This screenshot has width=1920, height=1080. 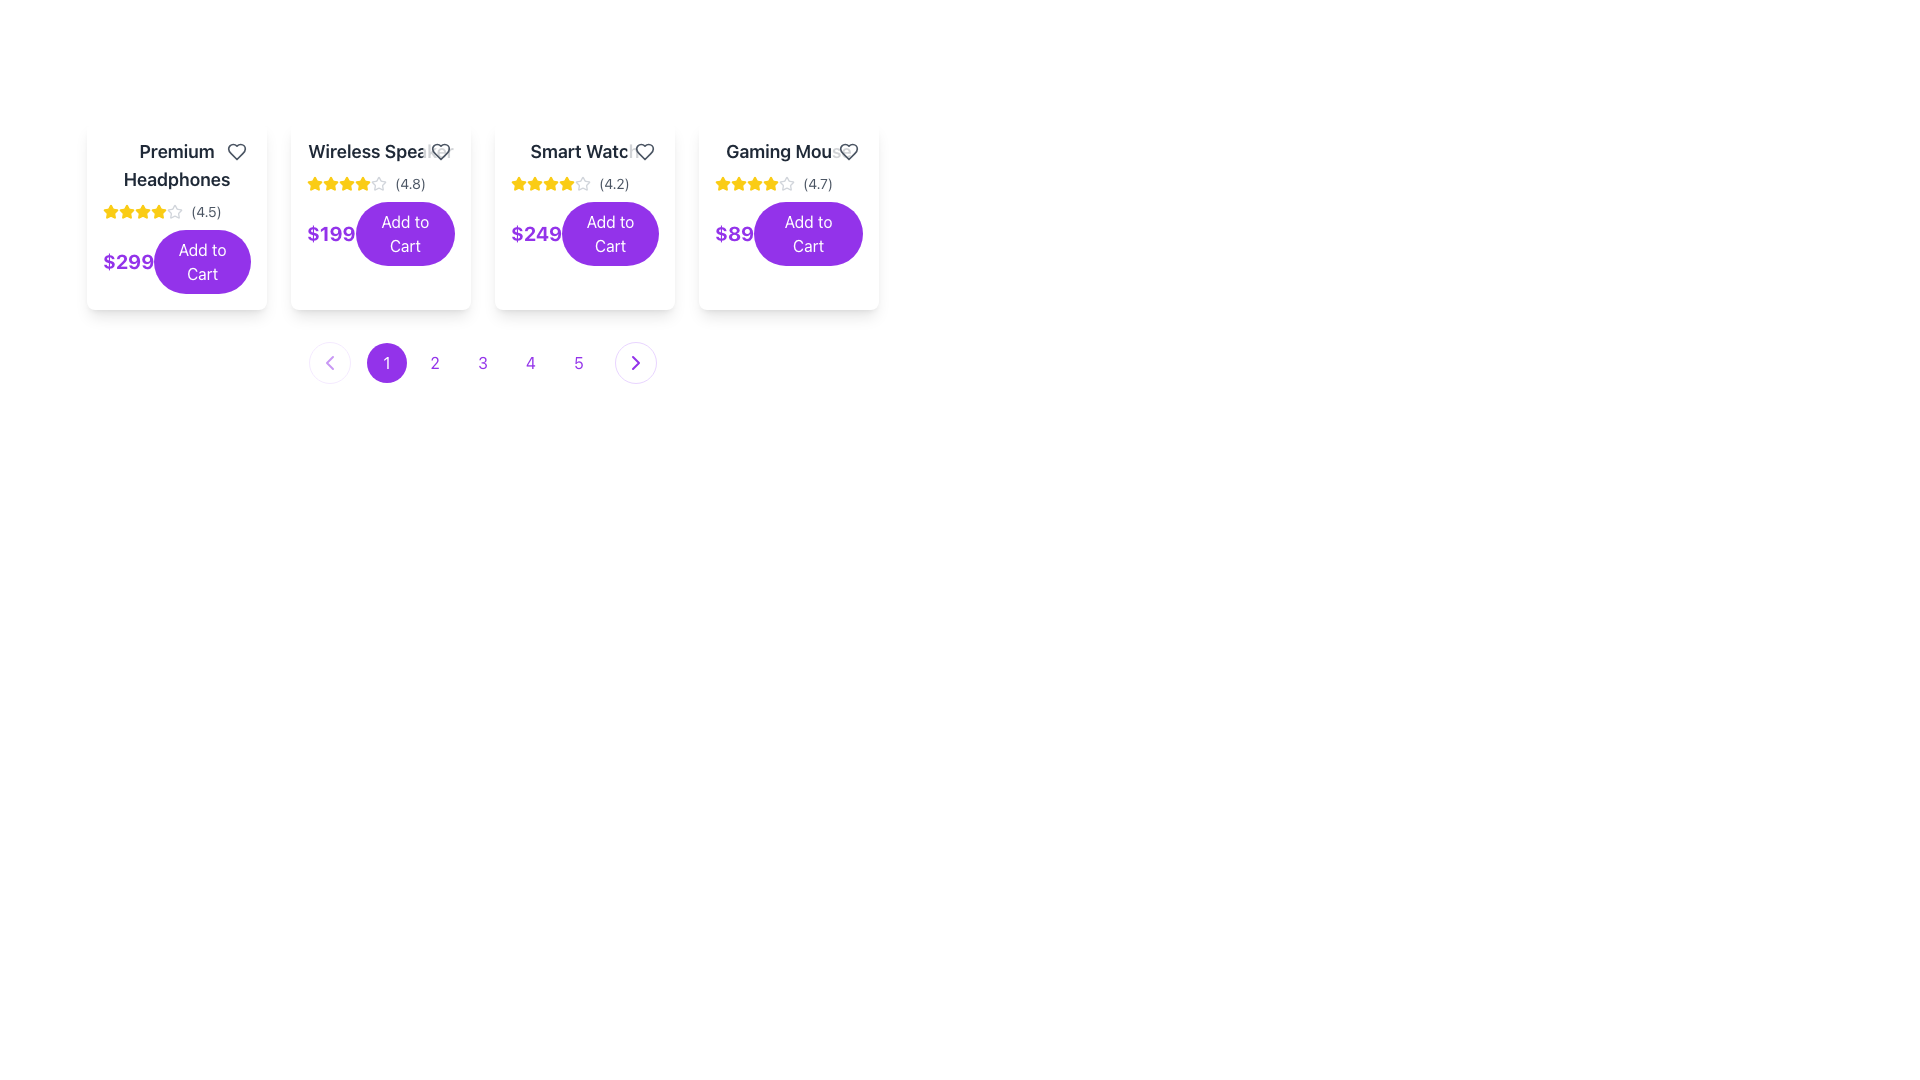 What do you see at coordinates (109, 212) in the screenshot?
I see `the first star icon in the rating section of the Premium Headphones product card, which visually represents a single unit in the 4.5-star rating` at bounding box center [109, 212].